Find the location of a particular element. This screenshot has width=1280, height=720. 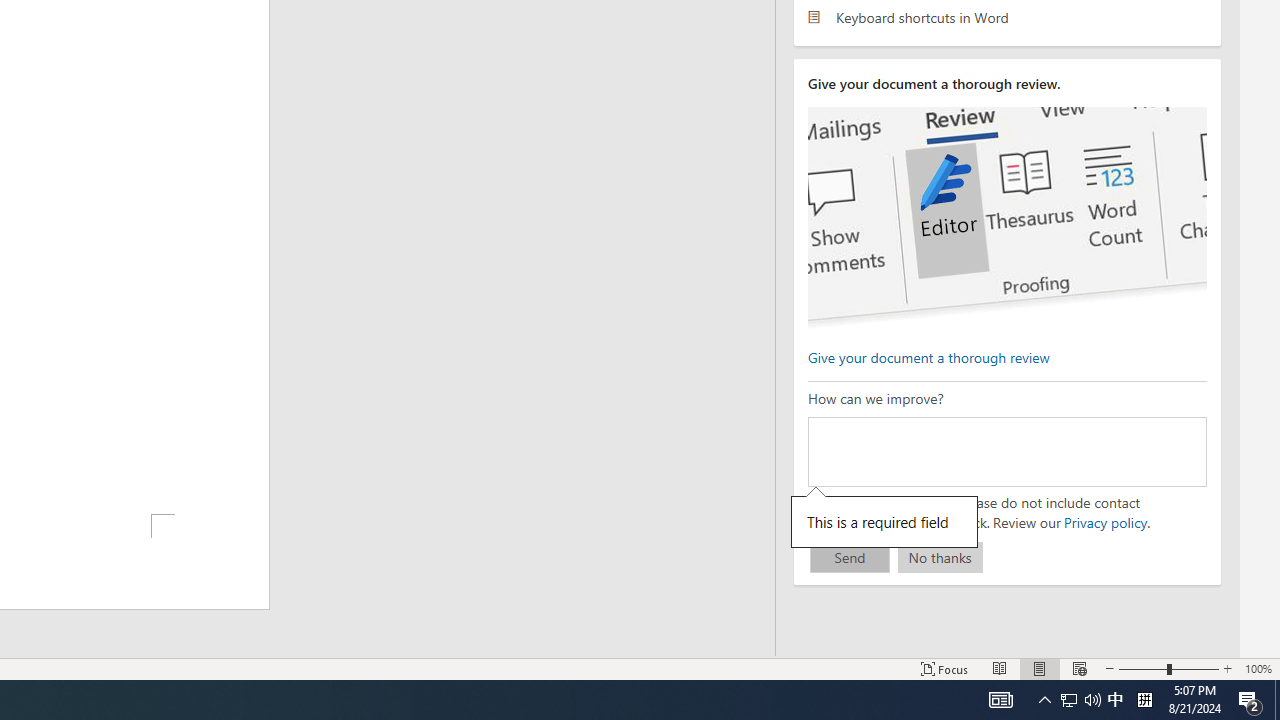

'Keyboard shortcuts in Word' is located at coordinates (1007, 17).